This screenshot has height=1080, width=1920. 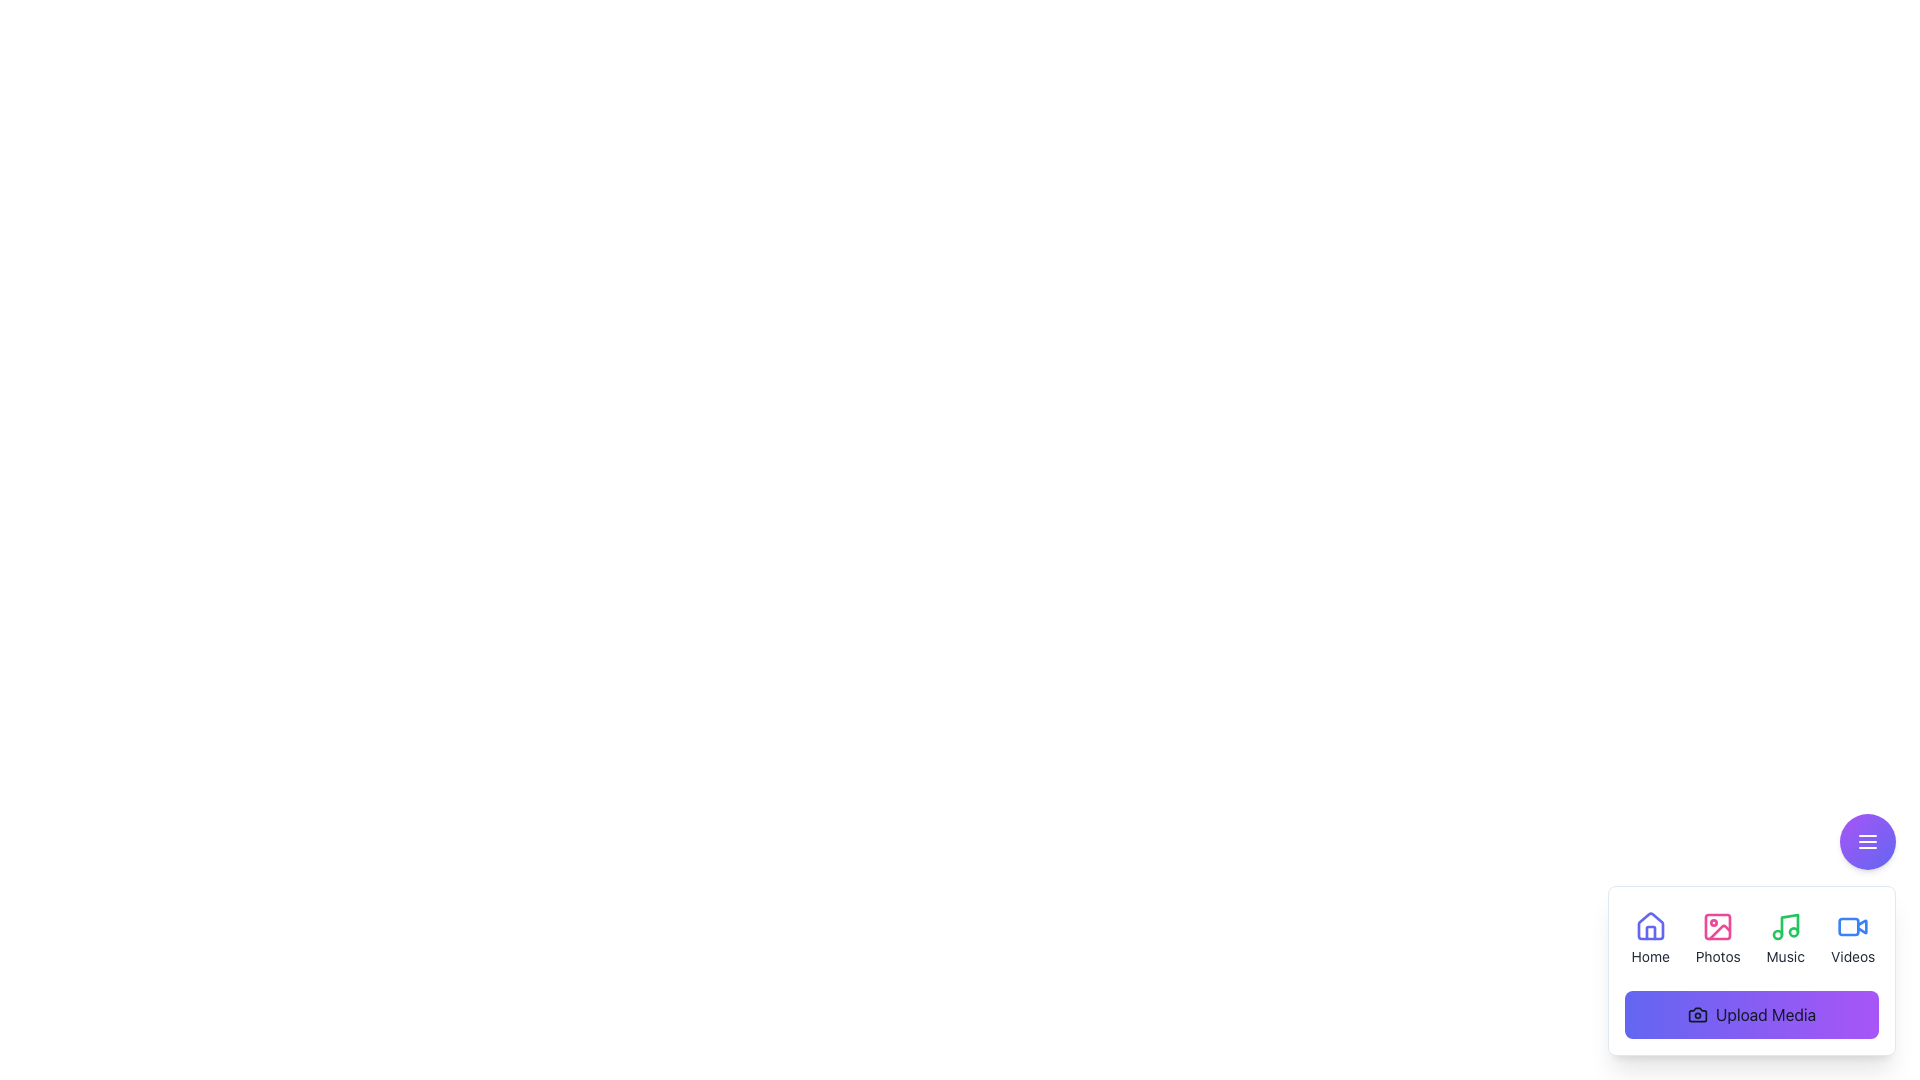 What do you see at coordinates (1785, 938) in the screenshot?
I see `the music management button, which is the third button in a horizontal grid of four buttons located` at bounding box center [1785, 938].